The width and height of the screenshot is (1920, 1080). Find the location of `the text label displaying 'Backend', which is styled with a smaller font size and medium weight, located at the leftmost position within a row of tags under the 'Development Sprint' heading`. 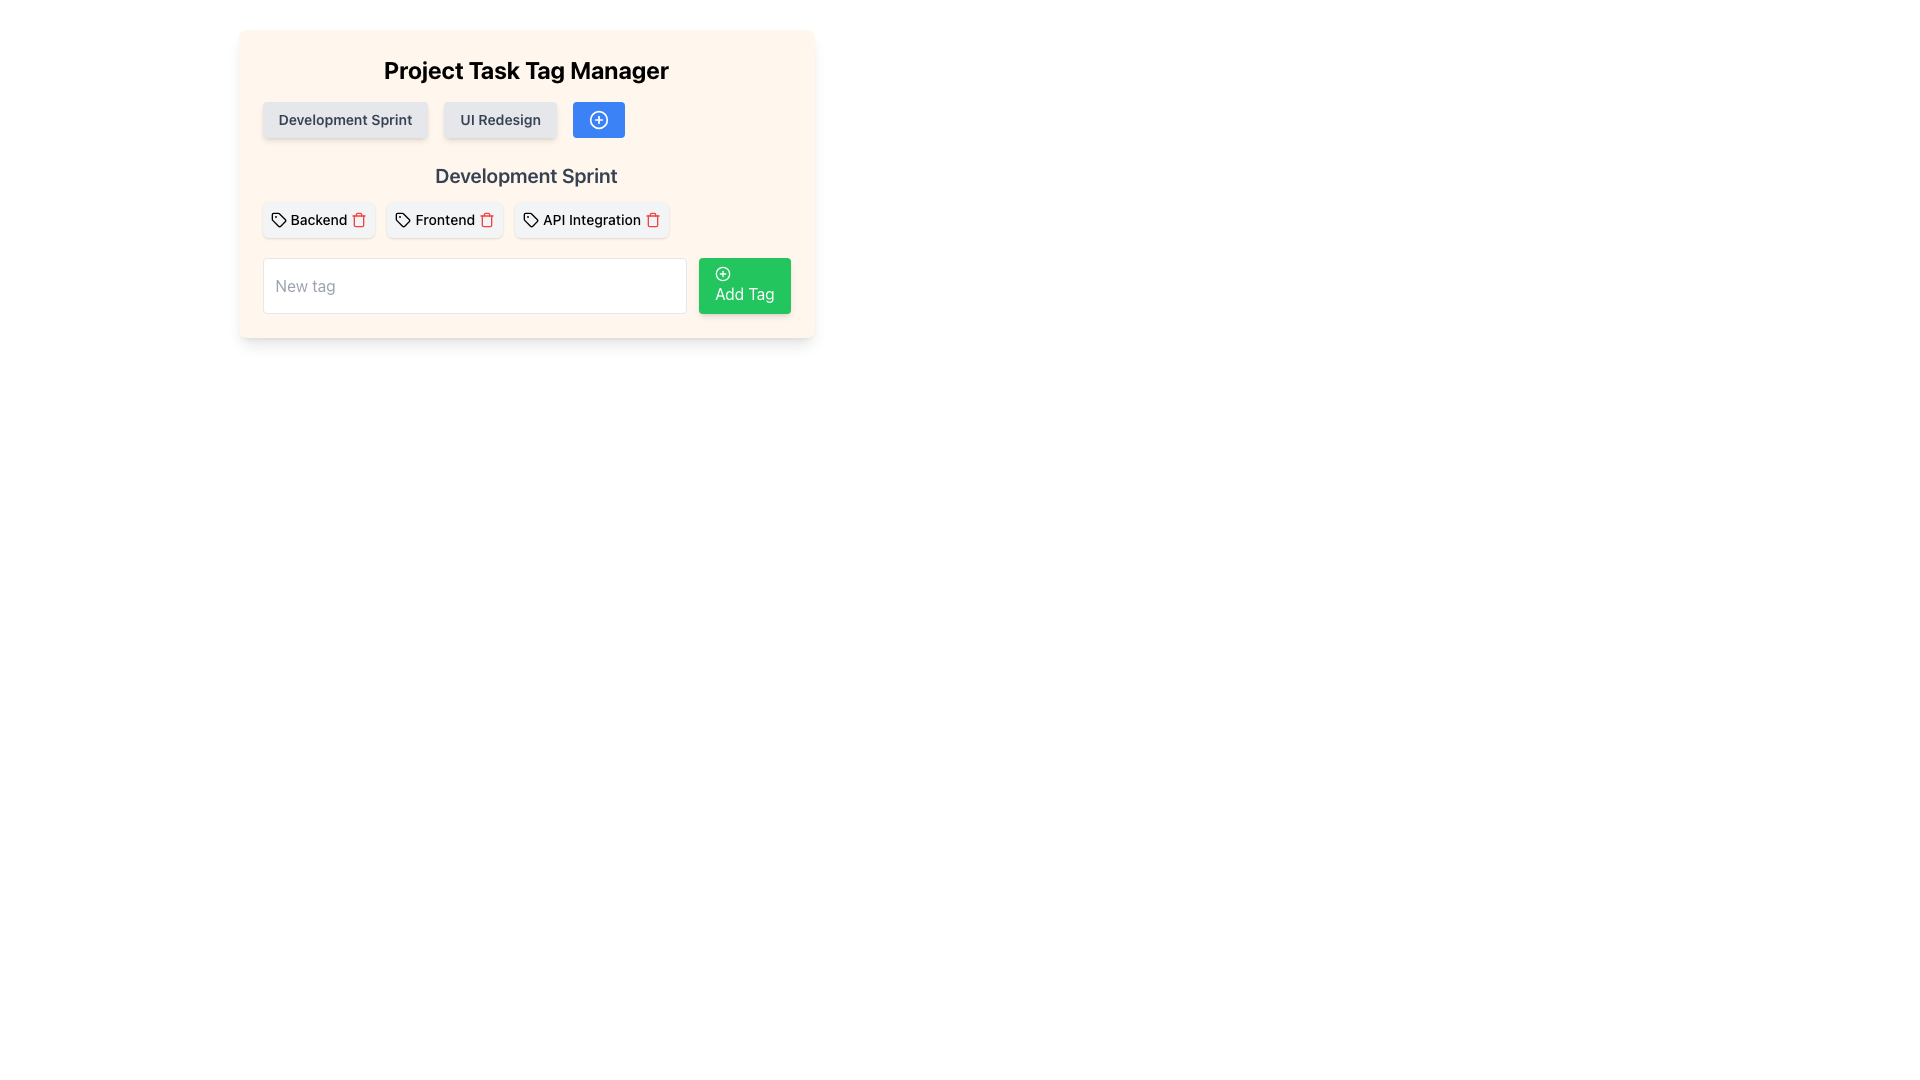

the text label displaying 'Backend', which is styled with a smaller font size and medium weight, located at the leftmost position within a row of tags under the 'Development Sprint' heading is located at coordinates (317, 219).